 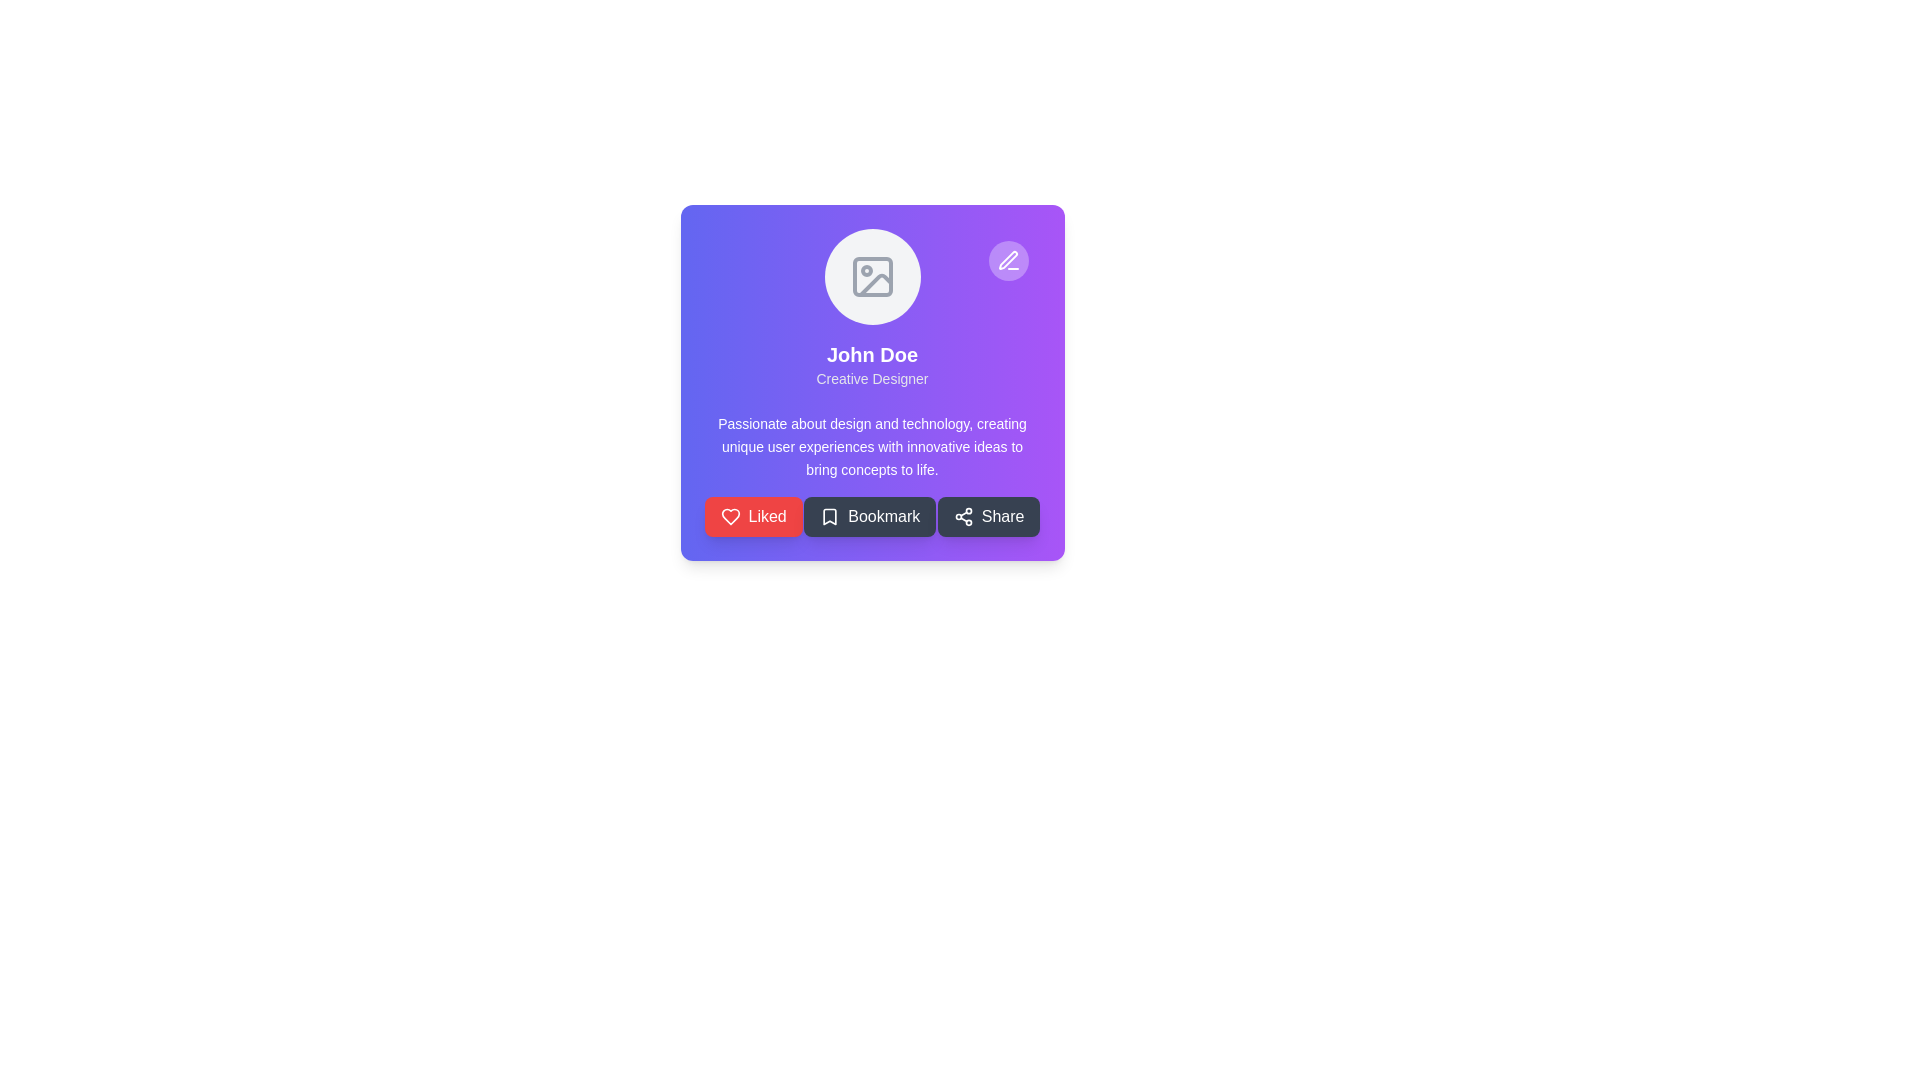 What do you see at coordinates (872, 277) in the screenshot?
I see `the circular placeholder or profile image located at the top-center of the purple rectangular card, positioned above the text 'John Doe' and 'Creative Designer'` at bounding box center [872, 277].